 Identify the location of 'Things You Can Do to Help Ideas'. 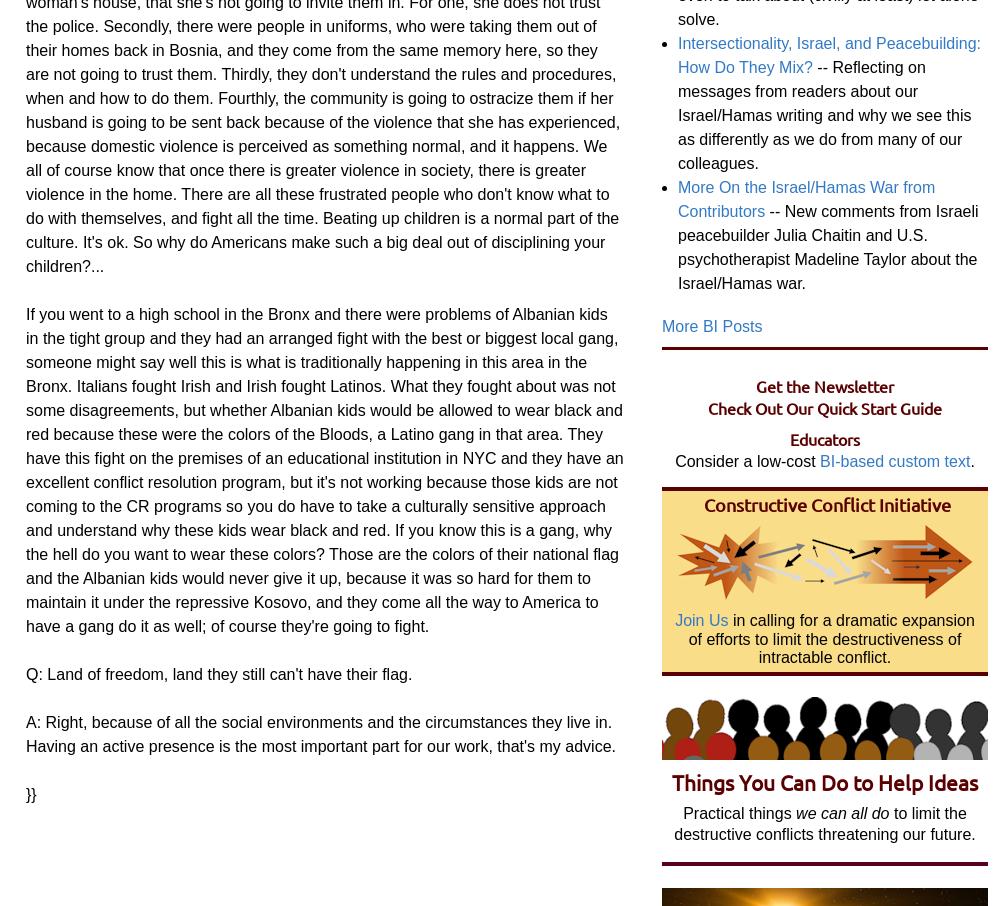
(824, 780).